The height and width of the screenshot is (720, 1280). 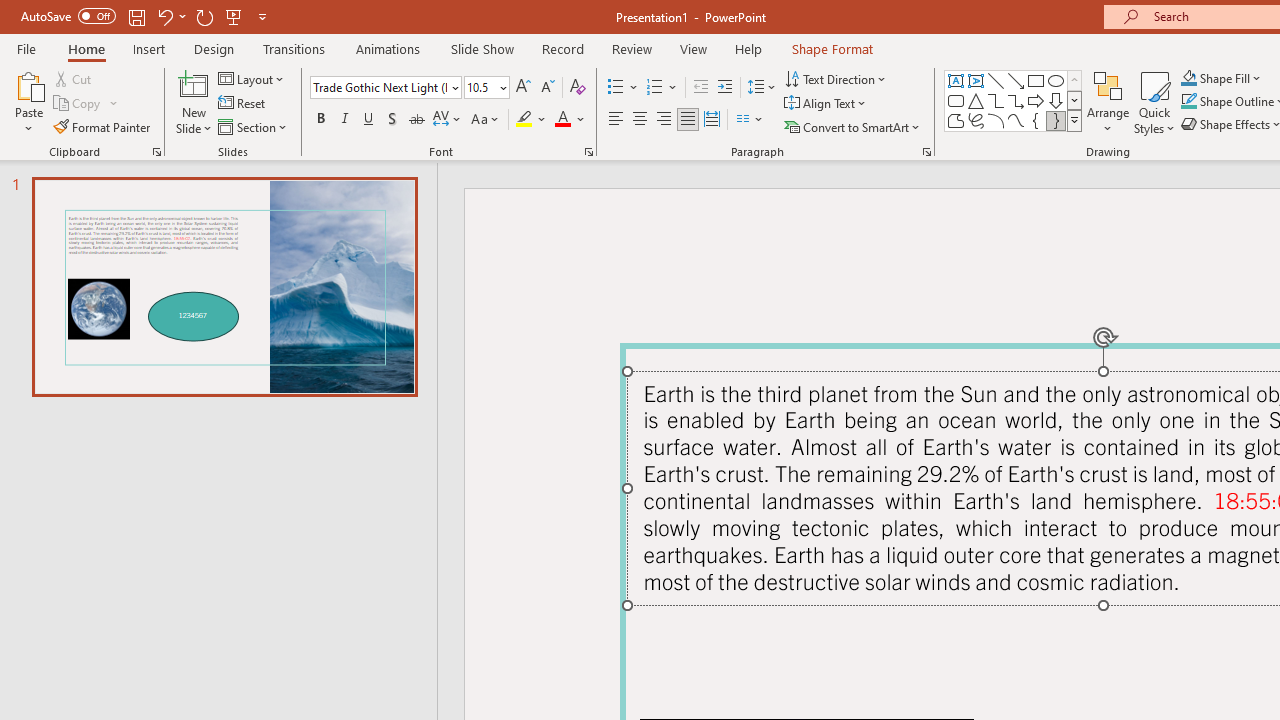 What do you see at coordinates (712, 119) in the screenshot?
I see `'Distributed'` at bounding box center [712, 119].